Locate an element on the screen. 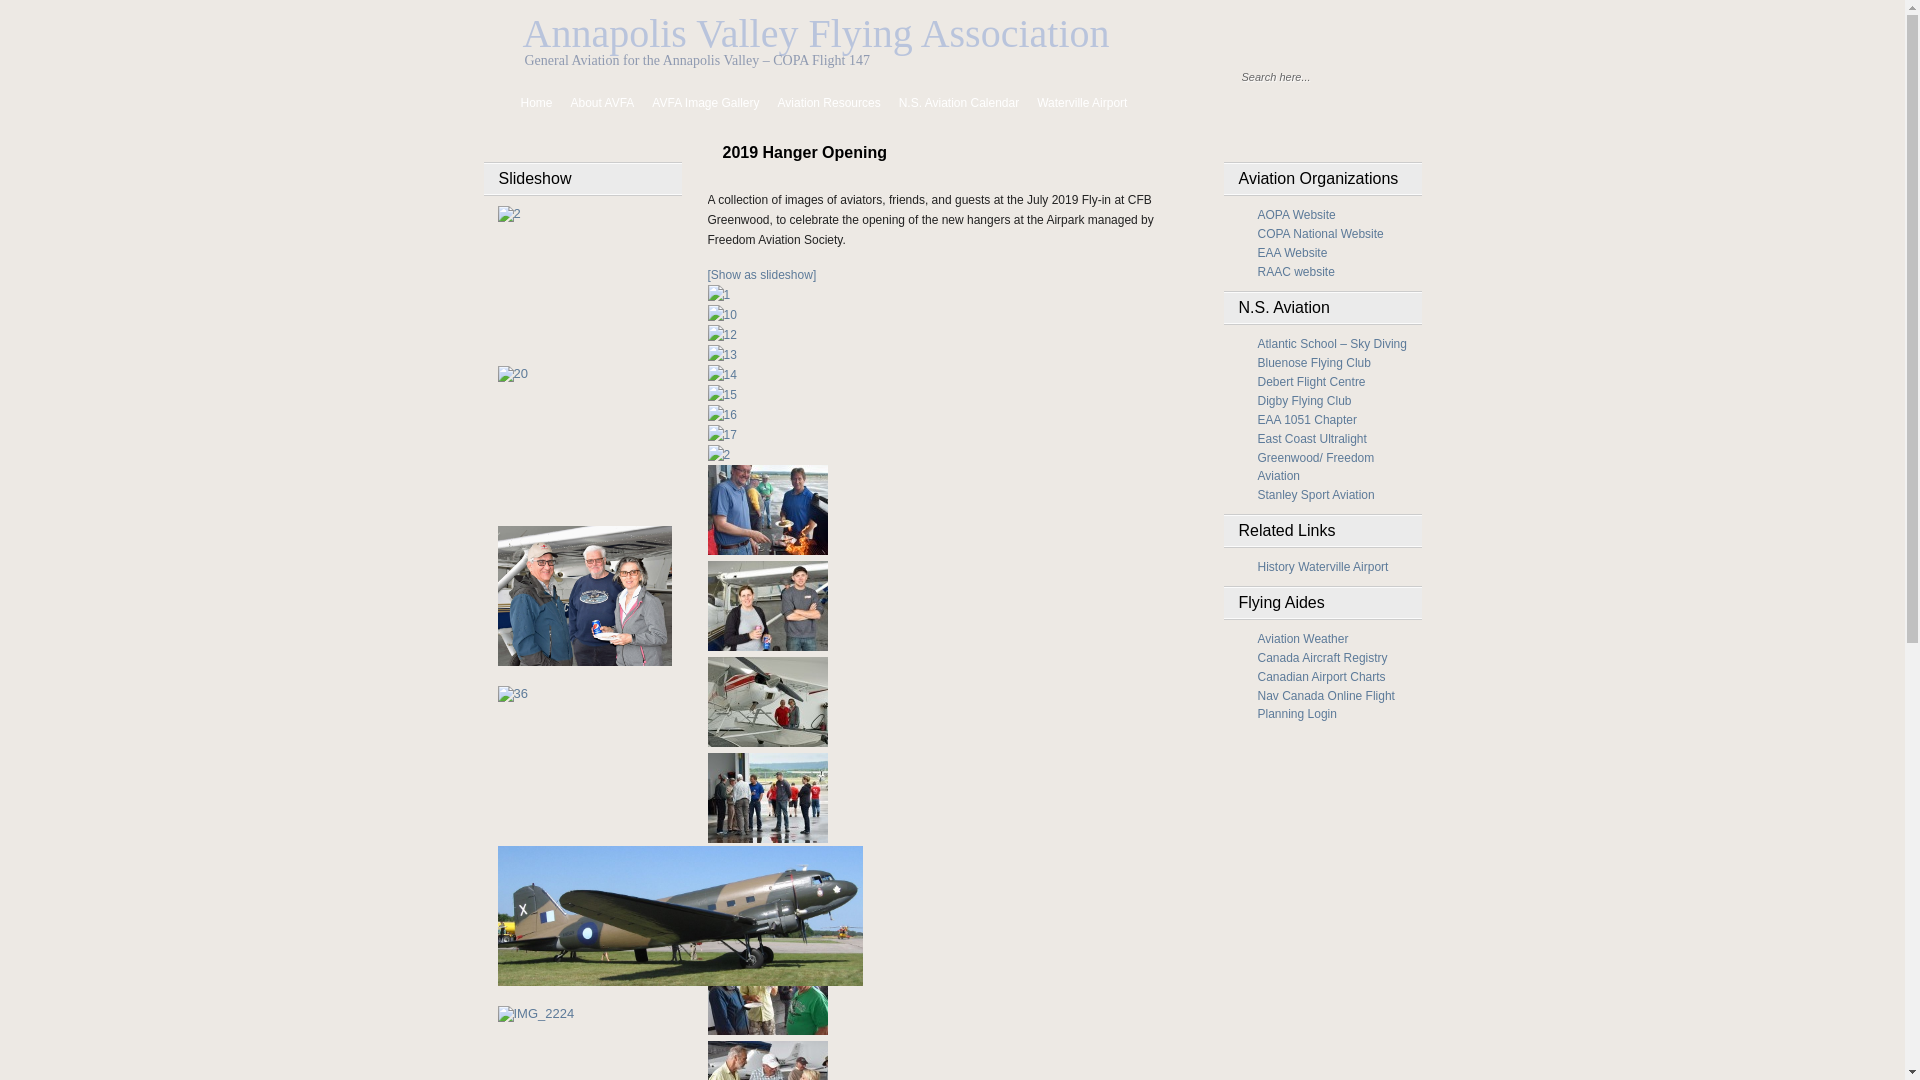  '14' is located at coordinates (708, 374).